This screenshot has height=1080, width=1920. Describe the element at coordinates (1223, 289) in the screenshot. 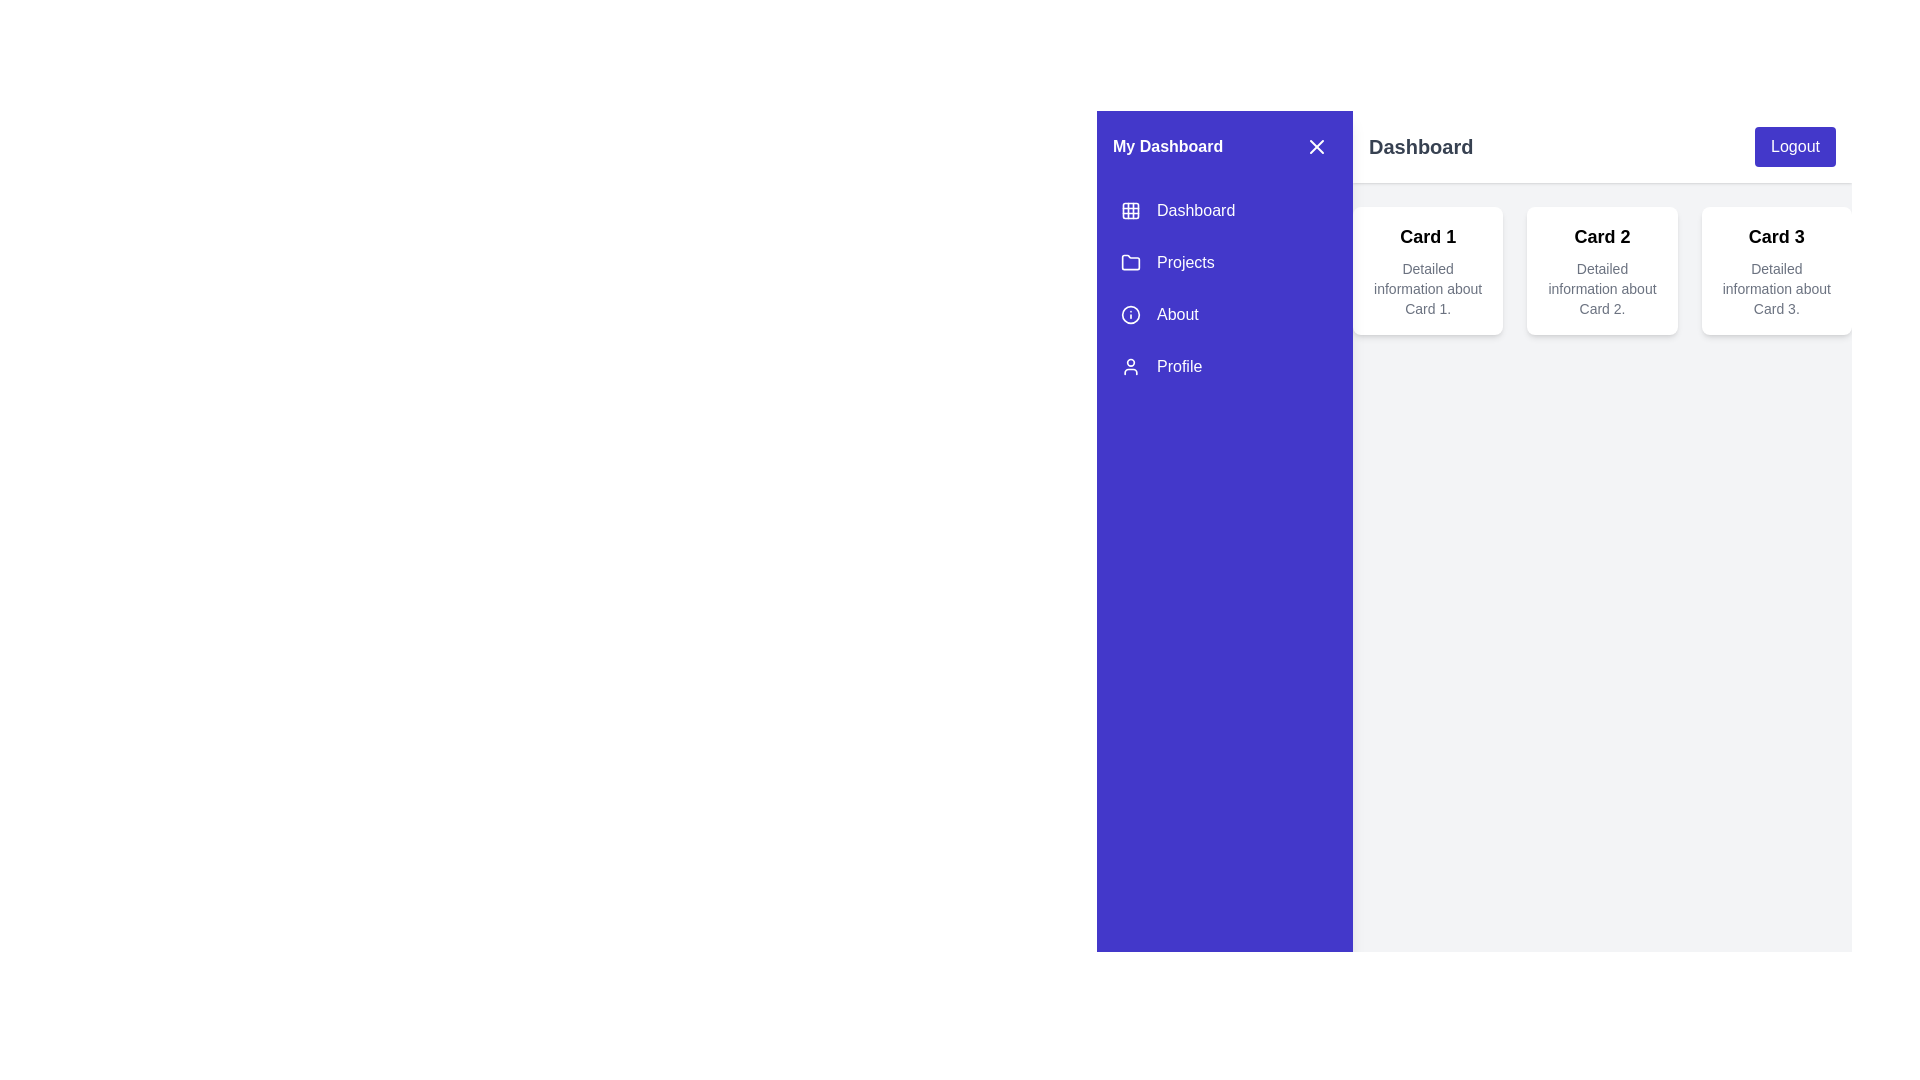

I see `the 'Projects' navigational link in the sidebar` at that location.